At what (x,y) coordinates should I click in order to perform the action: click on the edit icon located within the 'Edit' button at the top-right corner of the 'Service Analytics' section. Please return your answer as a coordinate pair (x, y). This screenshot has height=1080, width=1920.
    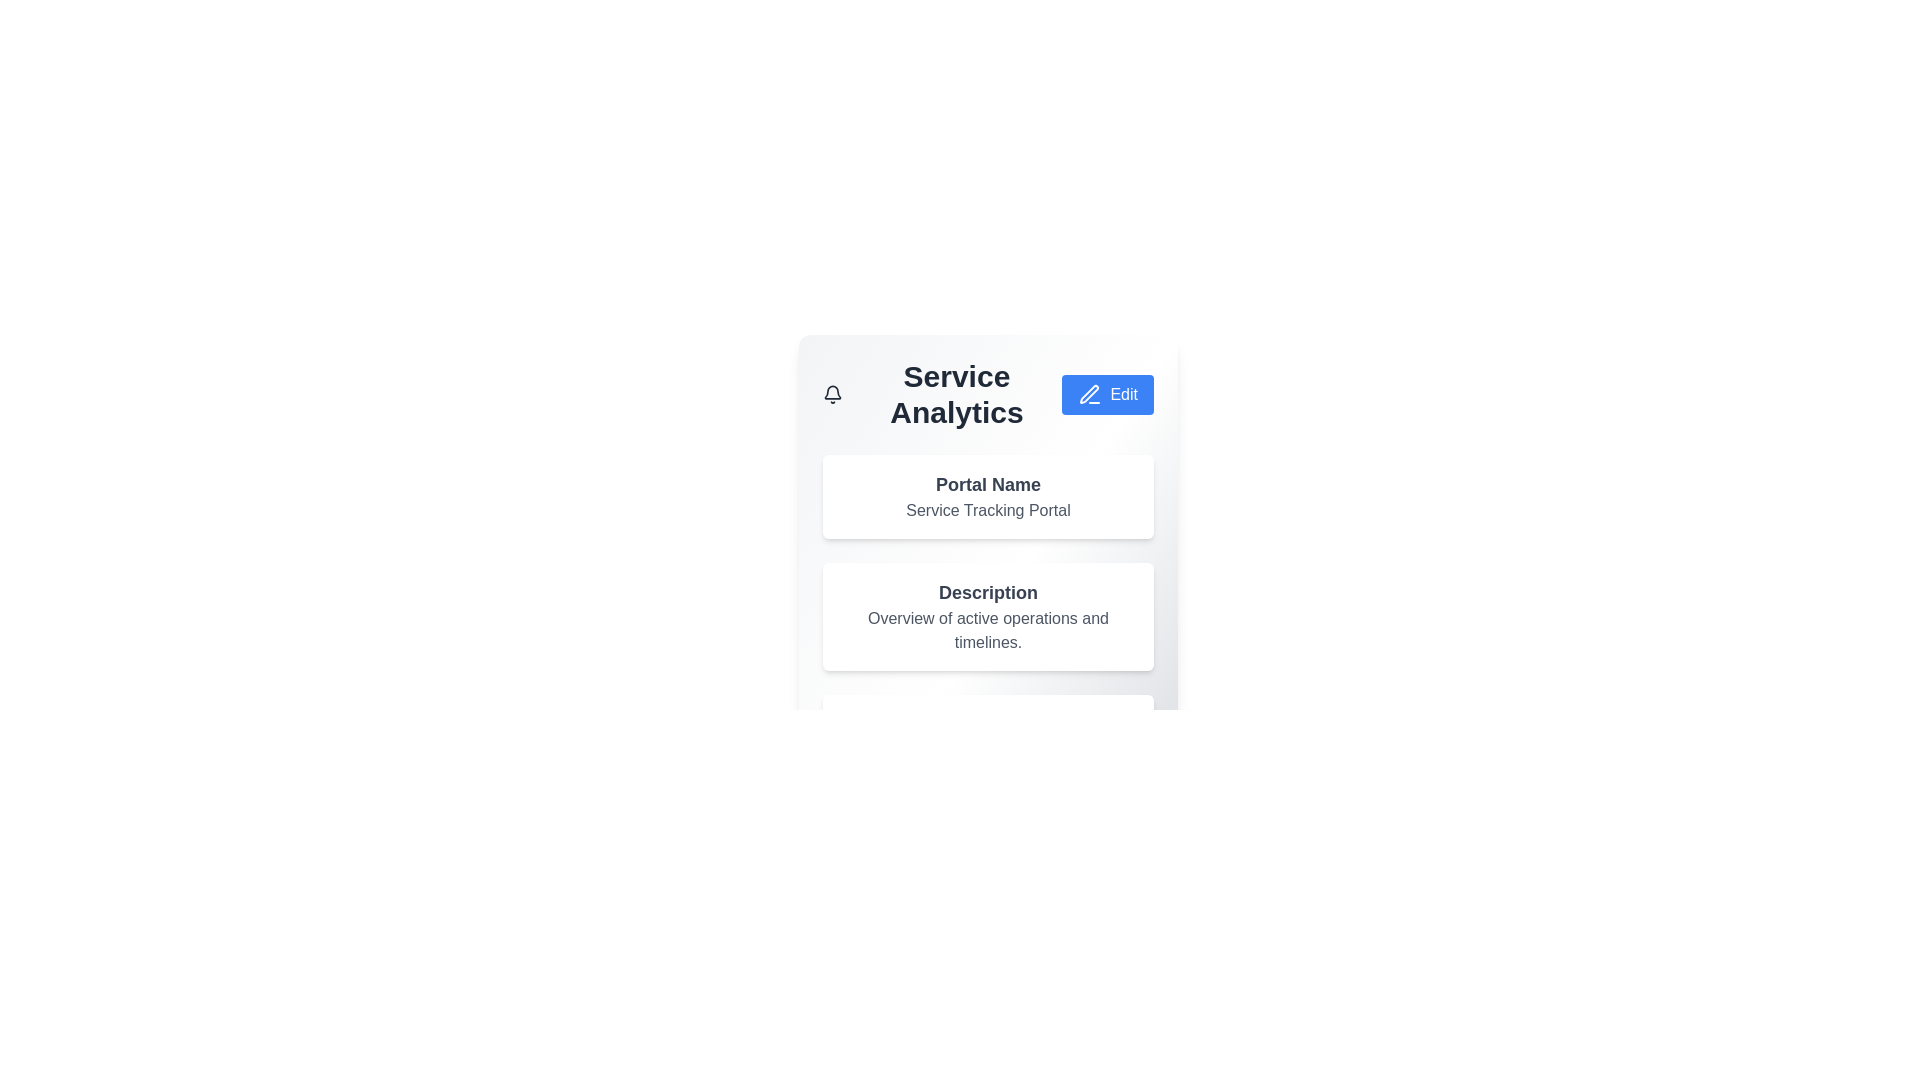
    Looking at the image, I should click on (1089, 394).